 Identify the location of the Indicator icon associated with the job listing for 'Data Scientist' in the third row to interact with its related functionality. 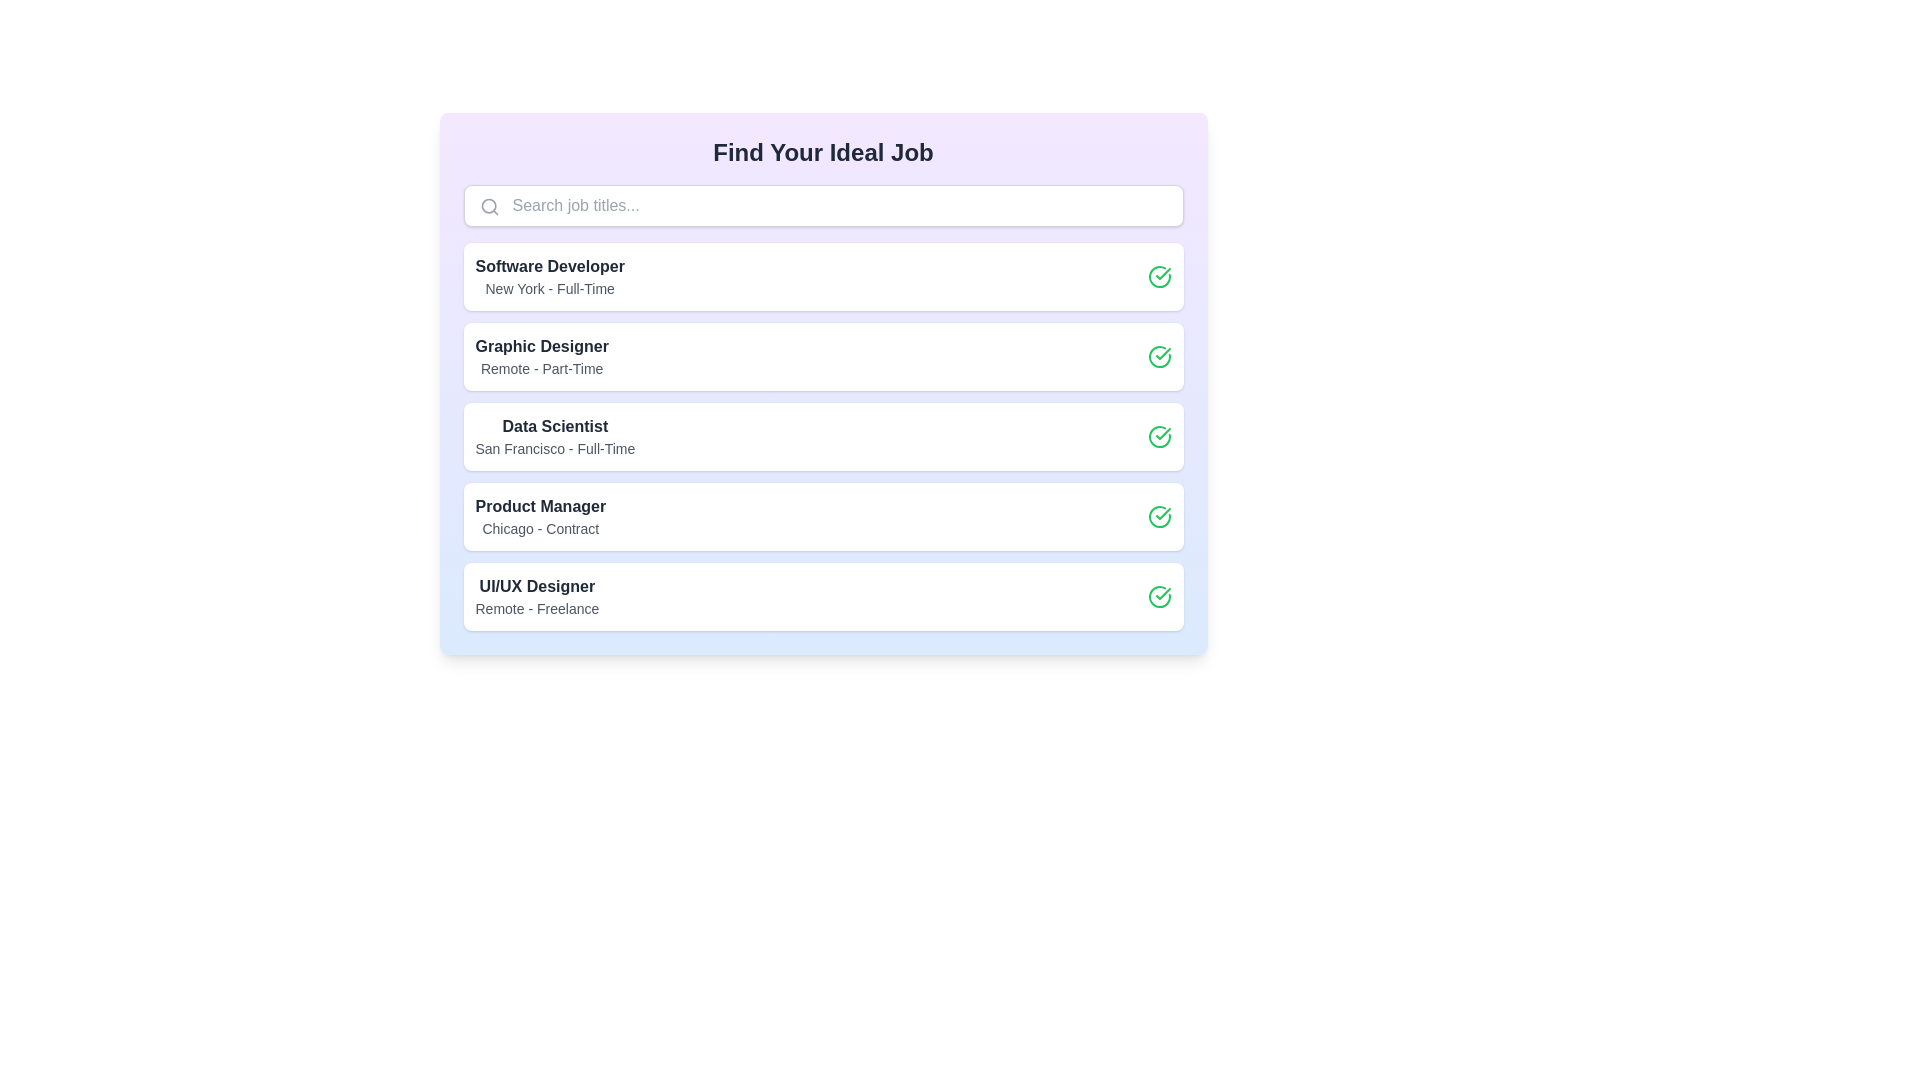
(1159, 435).